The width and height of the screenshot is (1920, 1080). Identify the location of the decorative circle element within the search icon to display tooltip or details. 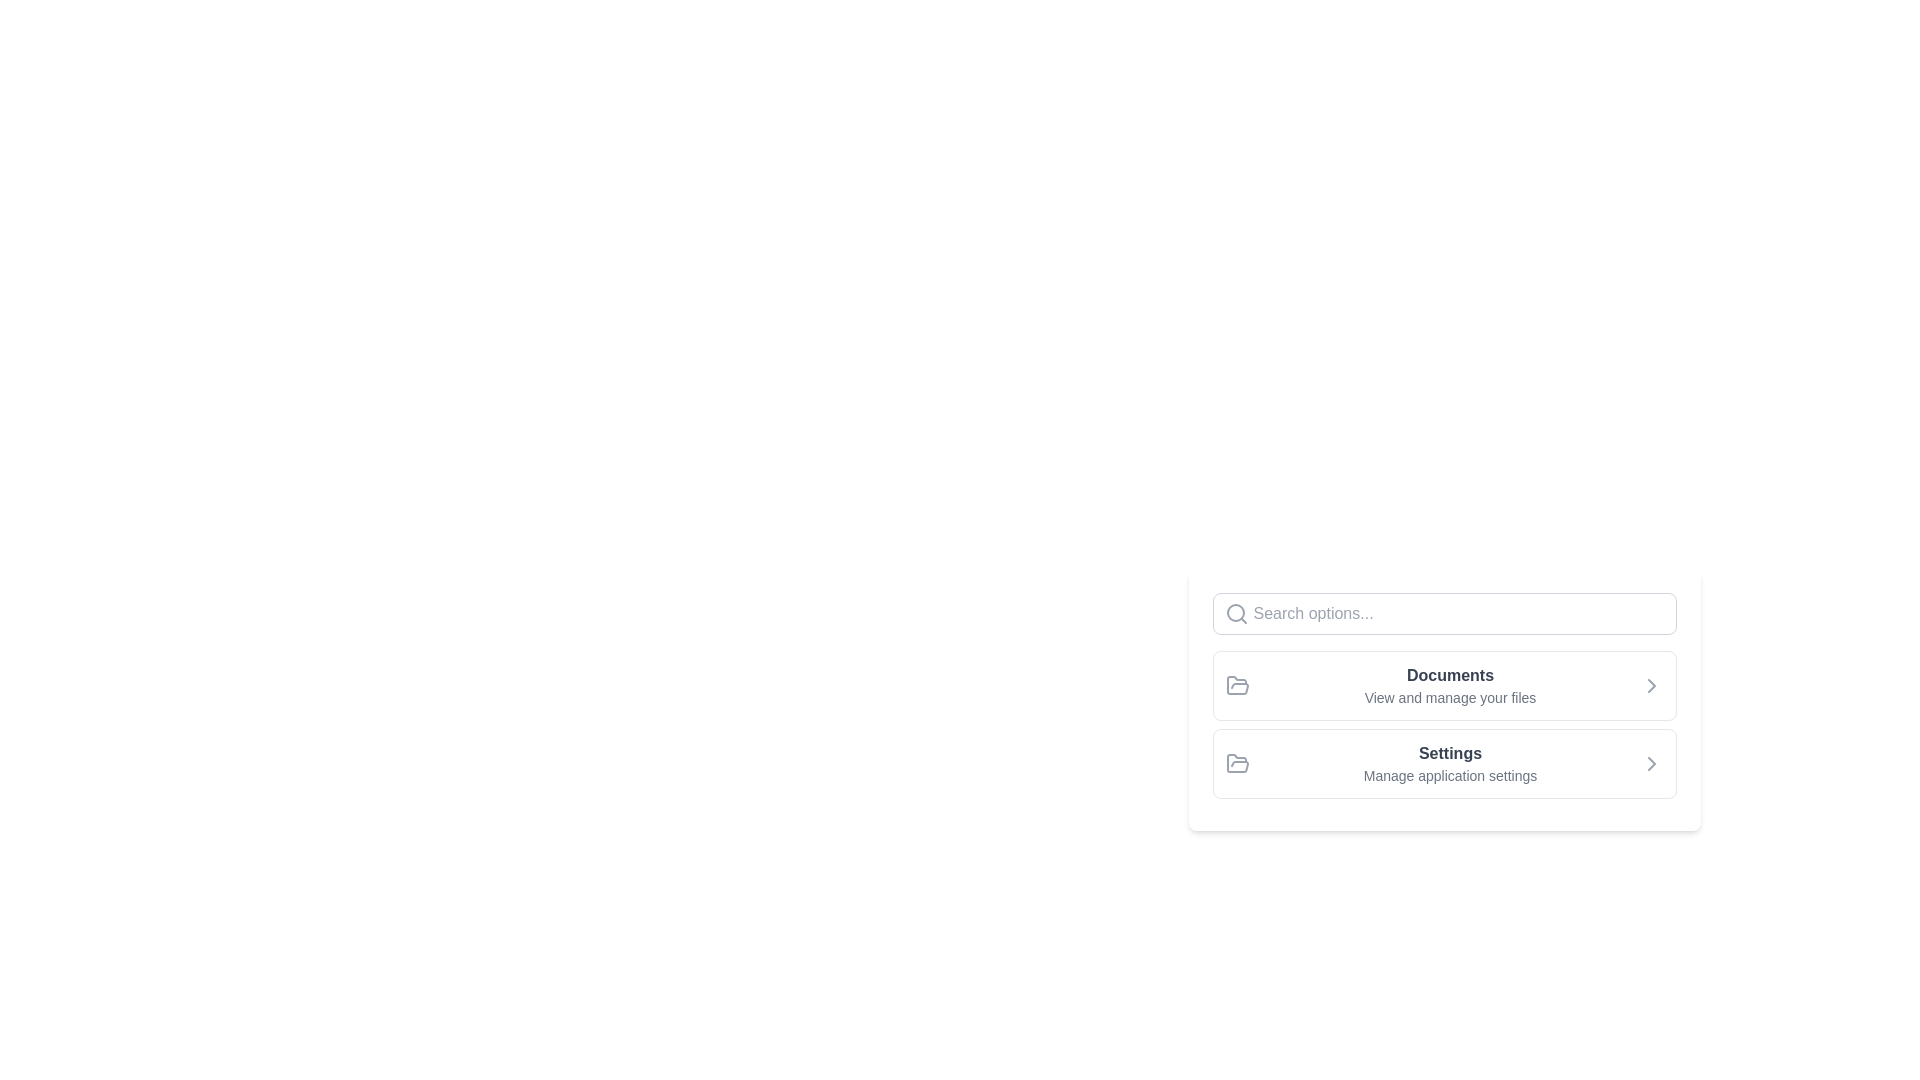
(1234, 612).